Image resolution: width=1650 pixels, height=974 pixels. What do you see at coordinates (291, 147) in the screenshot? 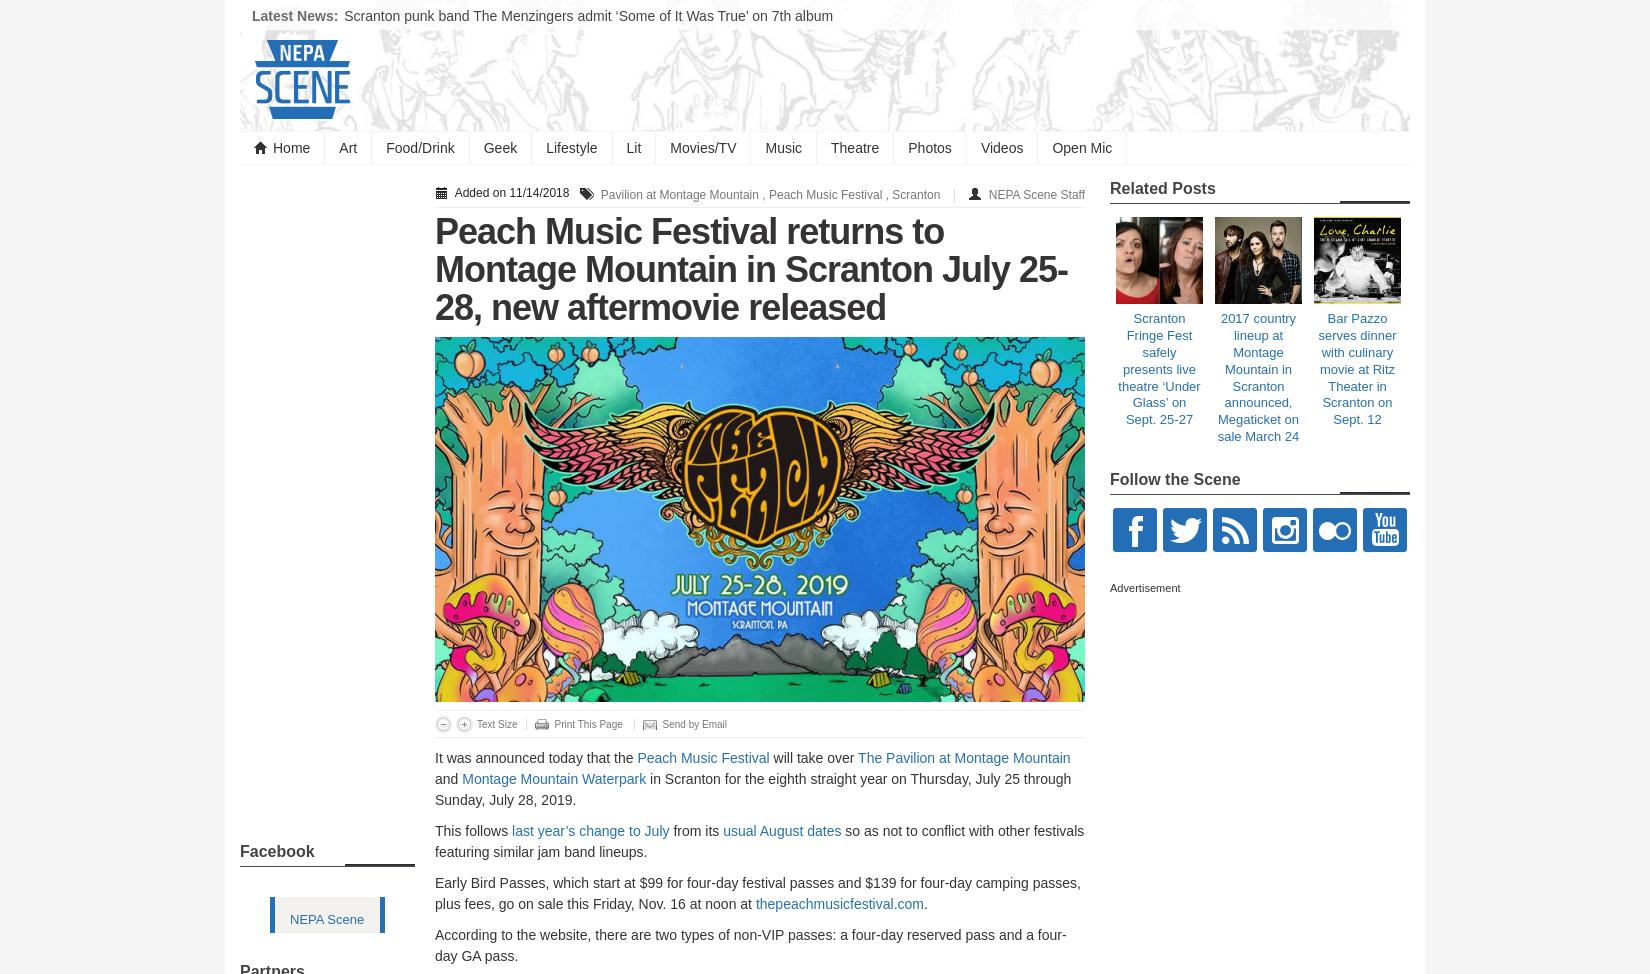
I see `'Home'` at bounding box center [291, 147].